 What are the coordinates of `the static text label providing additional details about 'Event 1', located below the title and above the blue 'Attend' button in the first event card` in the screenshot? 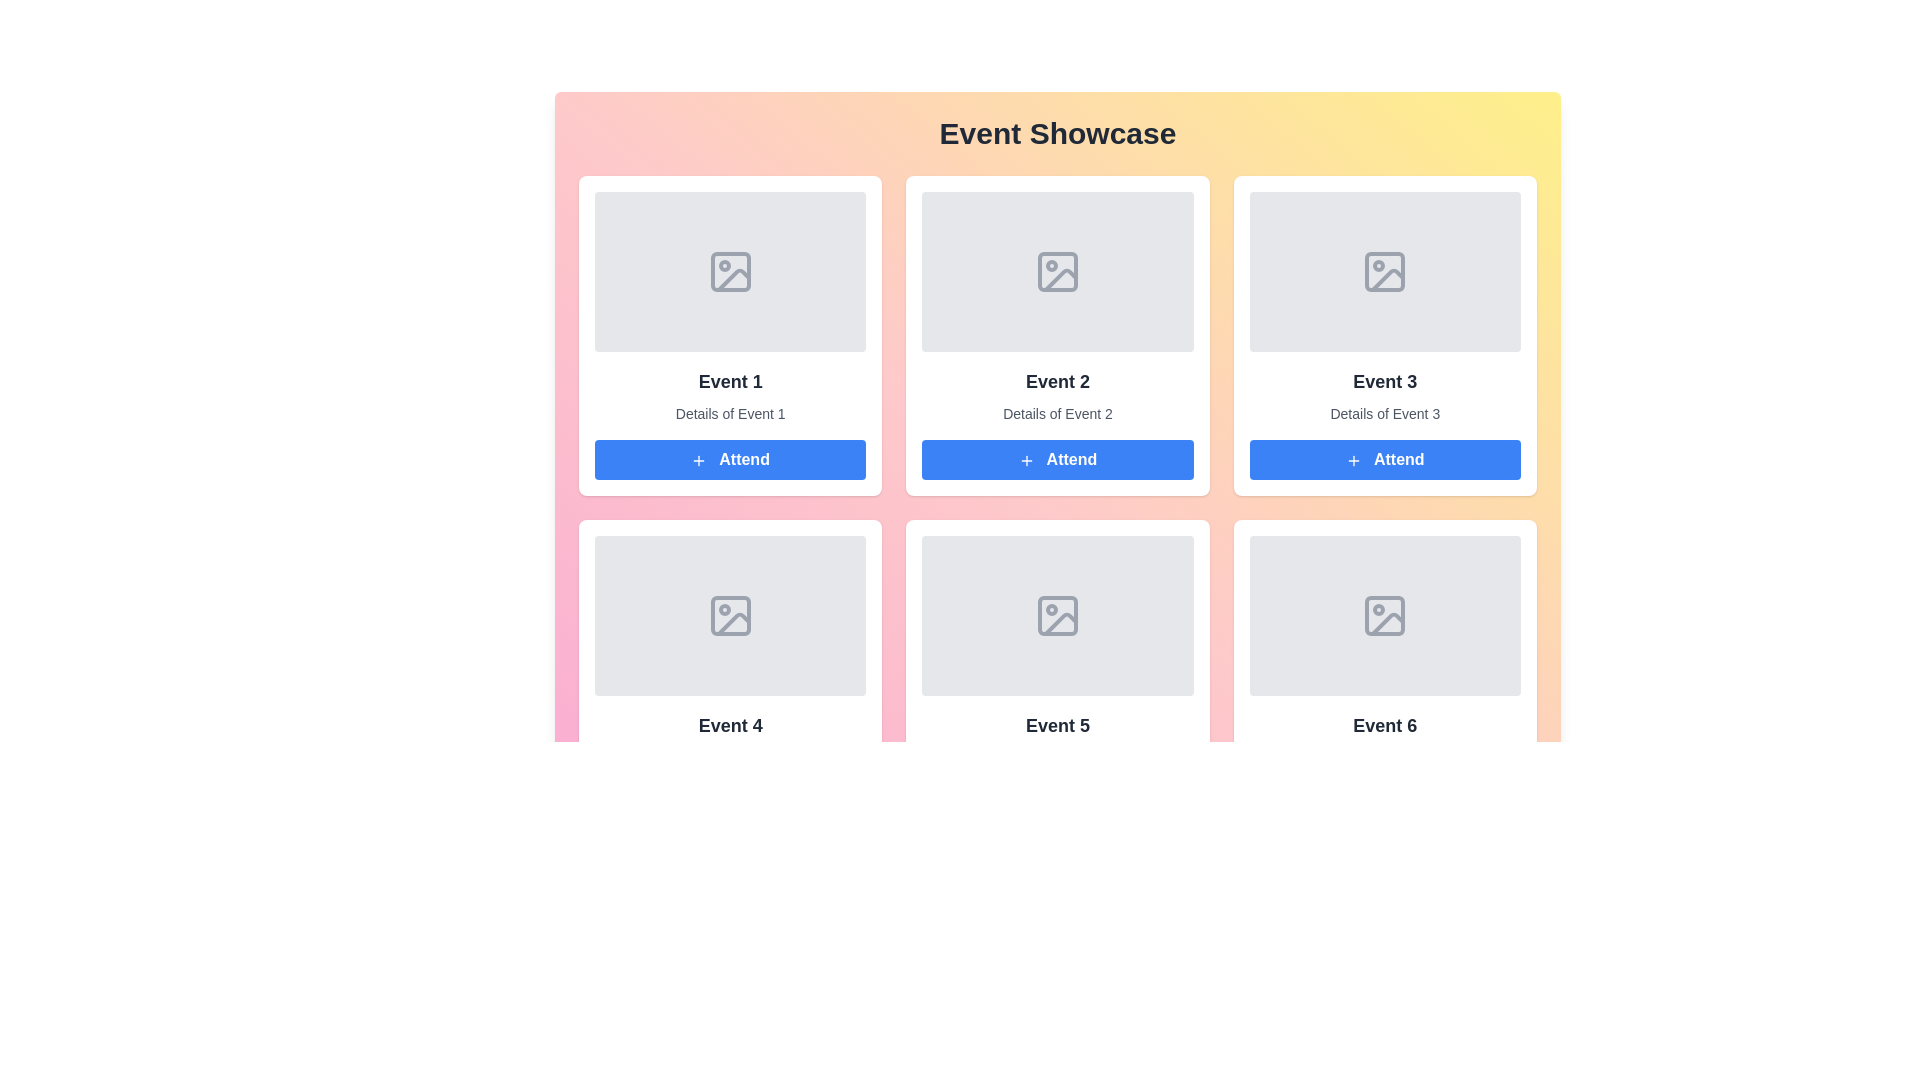 It's located at (729, 412).